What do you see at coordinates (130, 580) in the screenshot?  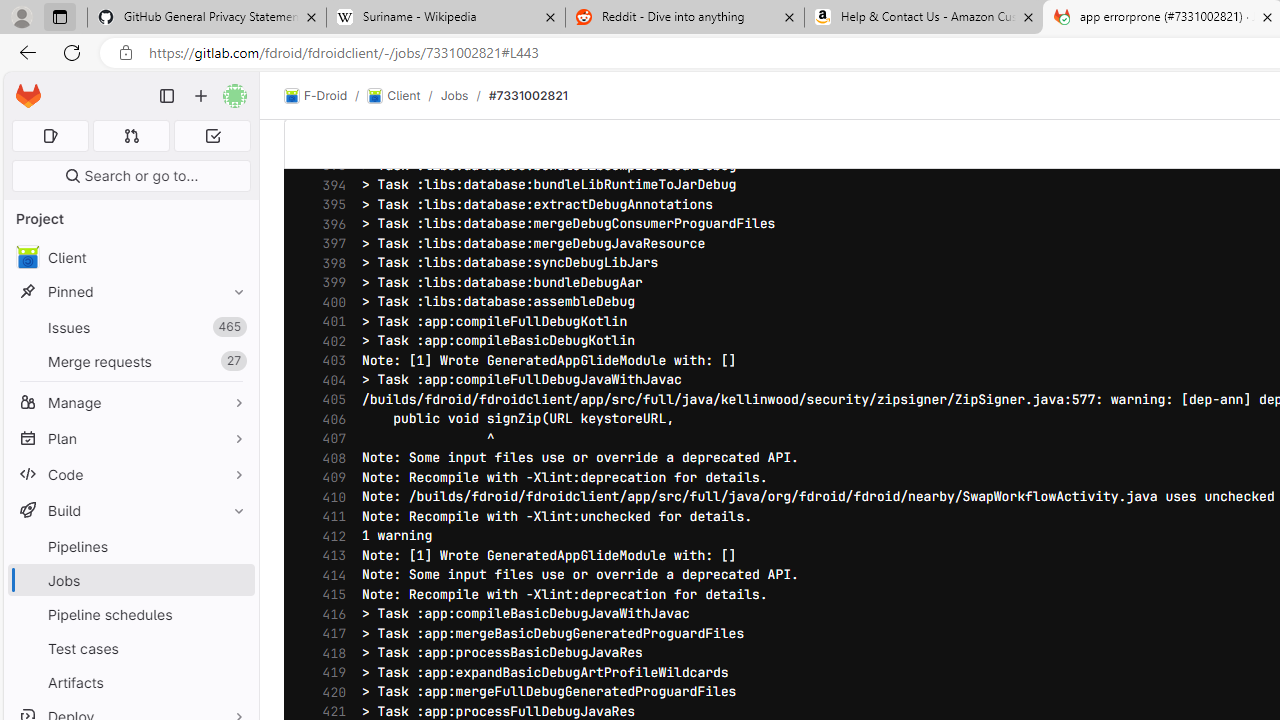 I see `'Jobs'` at bounding box center [130, 580].